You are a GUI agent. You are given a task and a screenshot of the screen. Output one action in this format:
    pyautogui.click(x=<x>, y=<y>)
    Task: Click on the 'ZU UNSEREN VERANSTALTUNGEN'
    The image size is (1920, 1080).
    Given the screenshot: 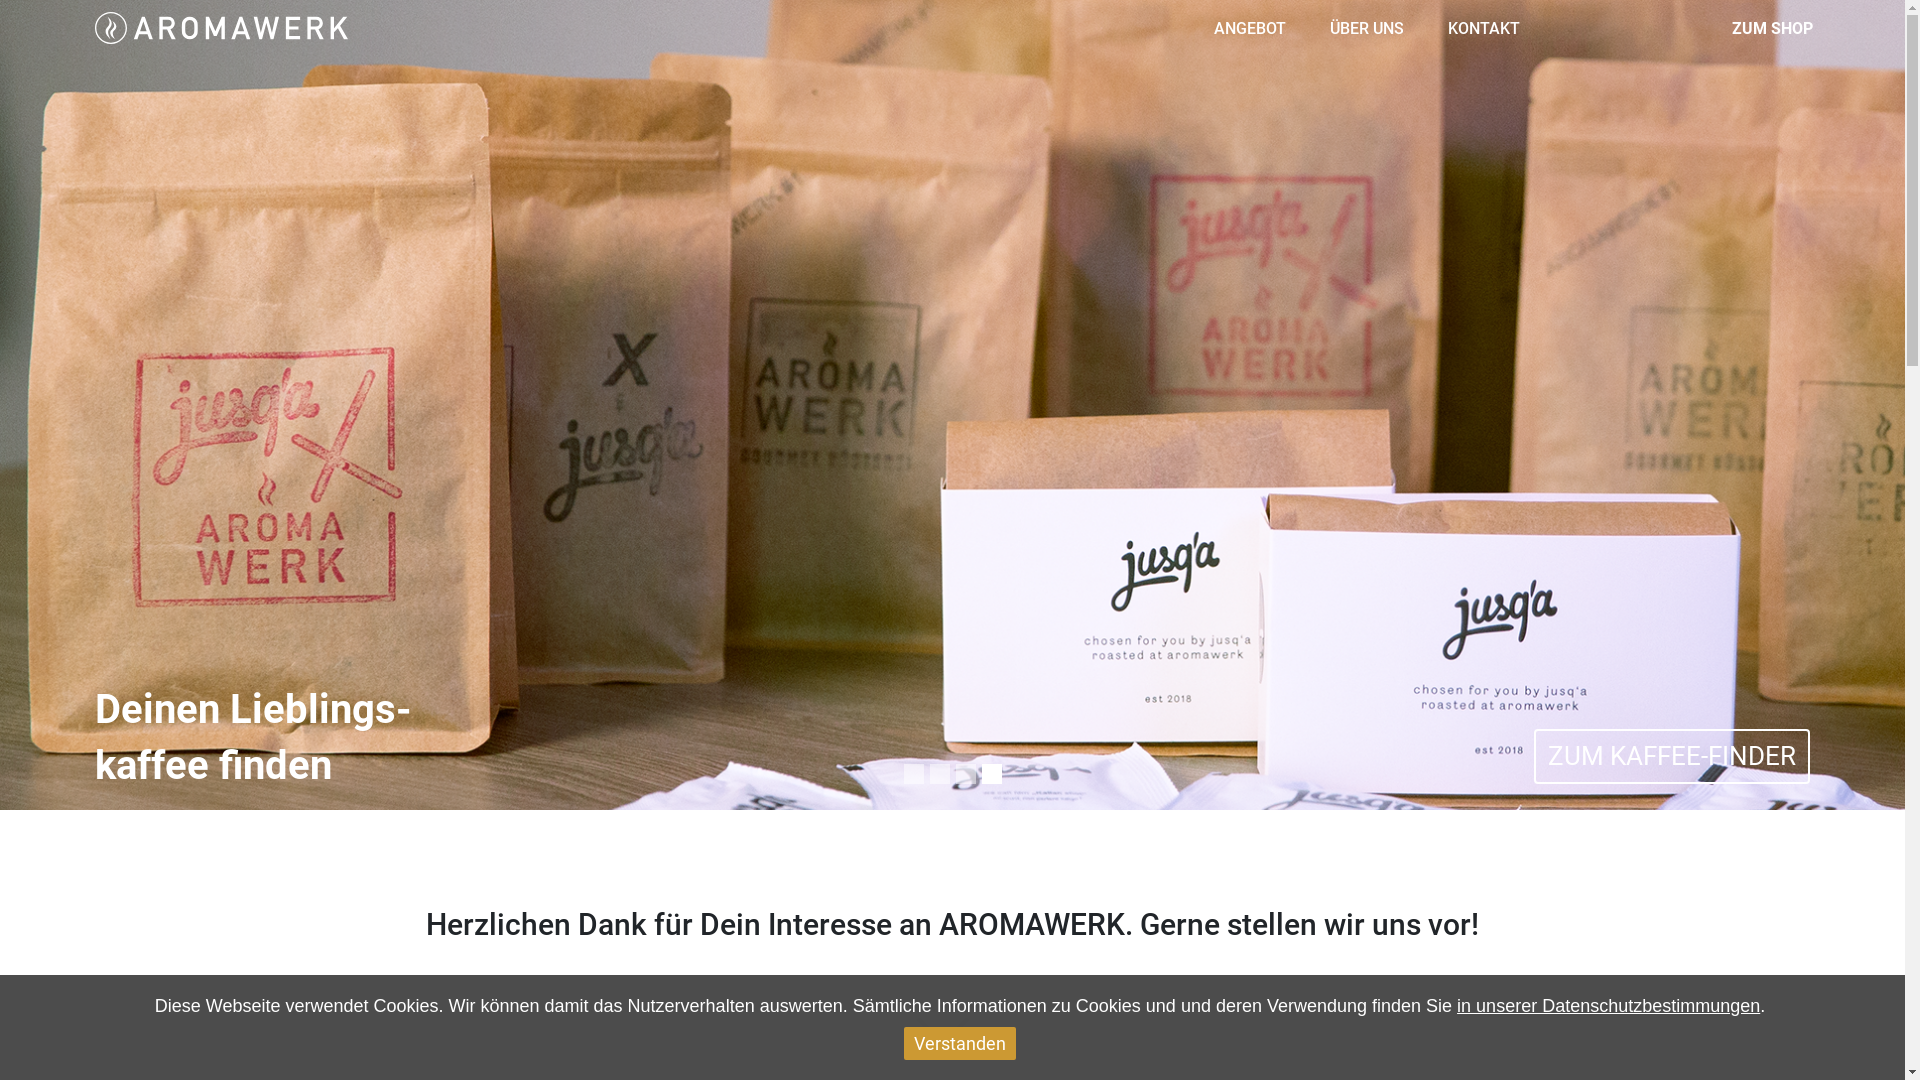 What is the action you would take?
    pyautogui.click(x=1591, y=756)
    